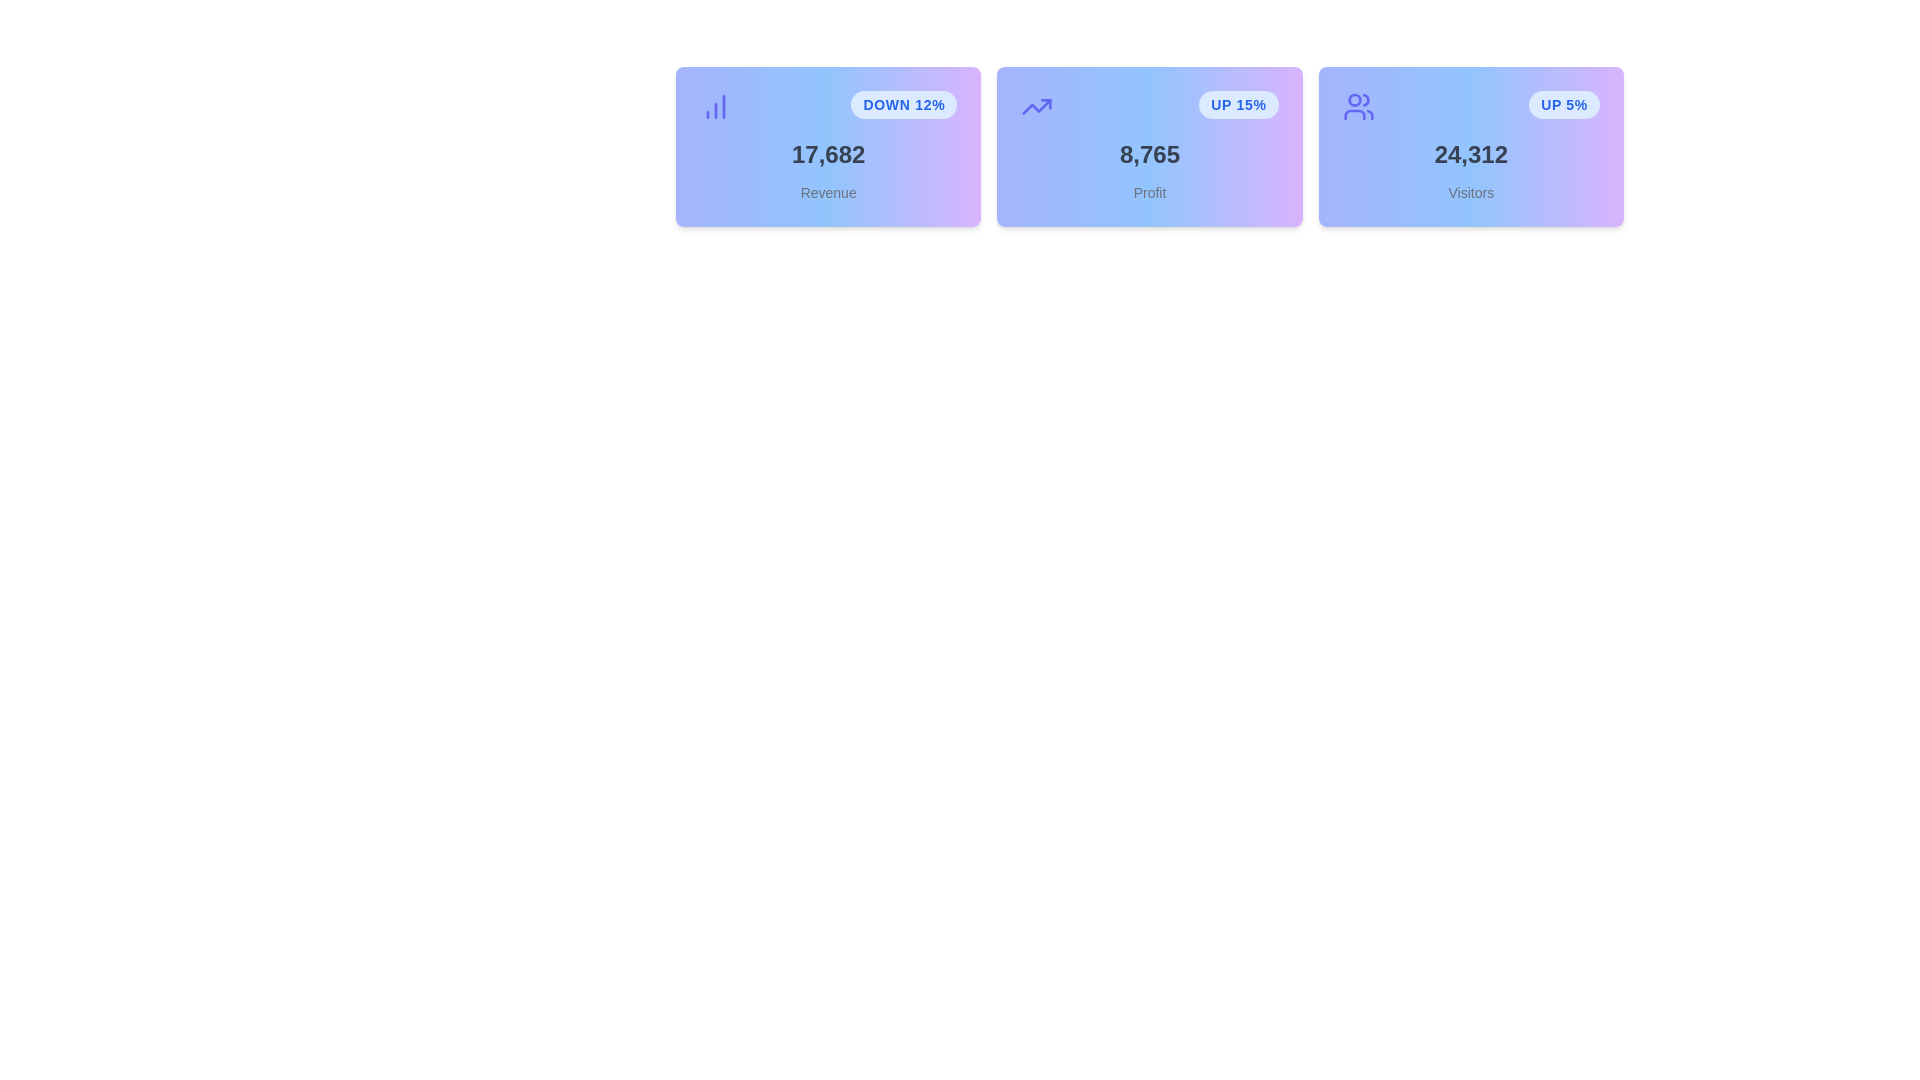 The height and width of the screenshot is (1080, 1920). What do you see at coordinates (1358, 107) in the screenshot?
I see `the 'Visitors' icon located at the top-left corner of the third card, which displays '24,312 Visitors'` at bounding box center [1358, 107].